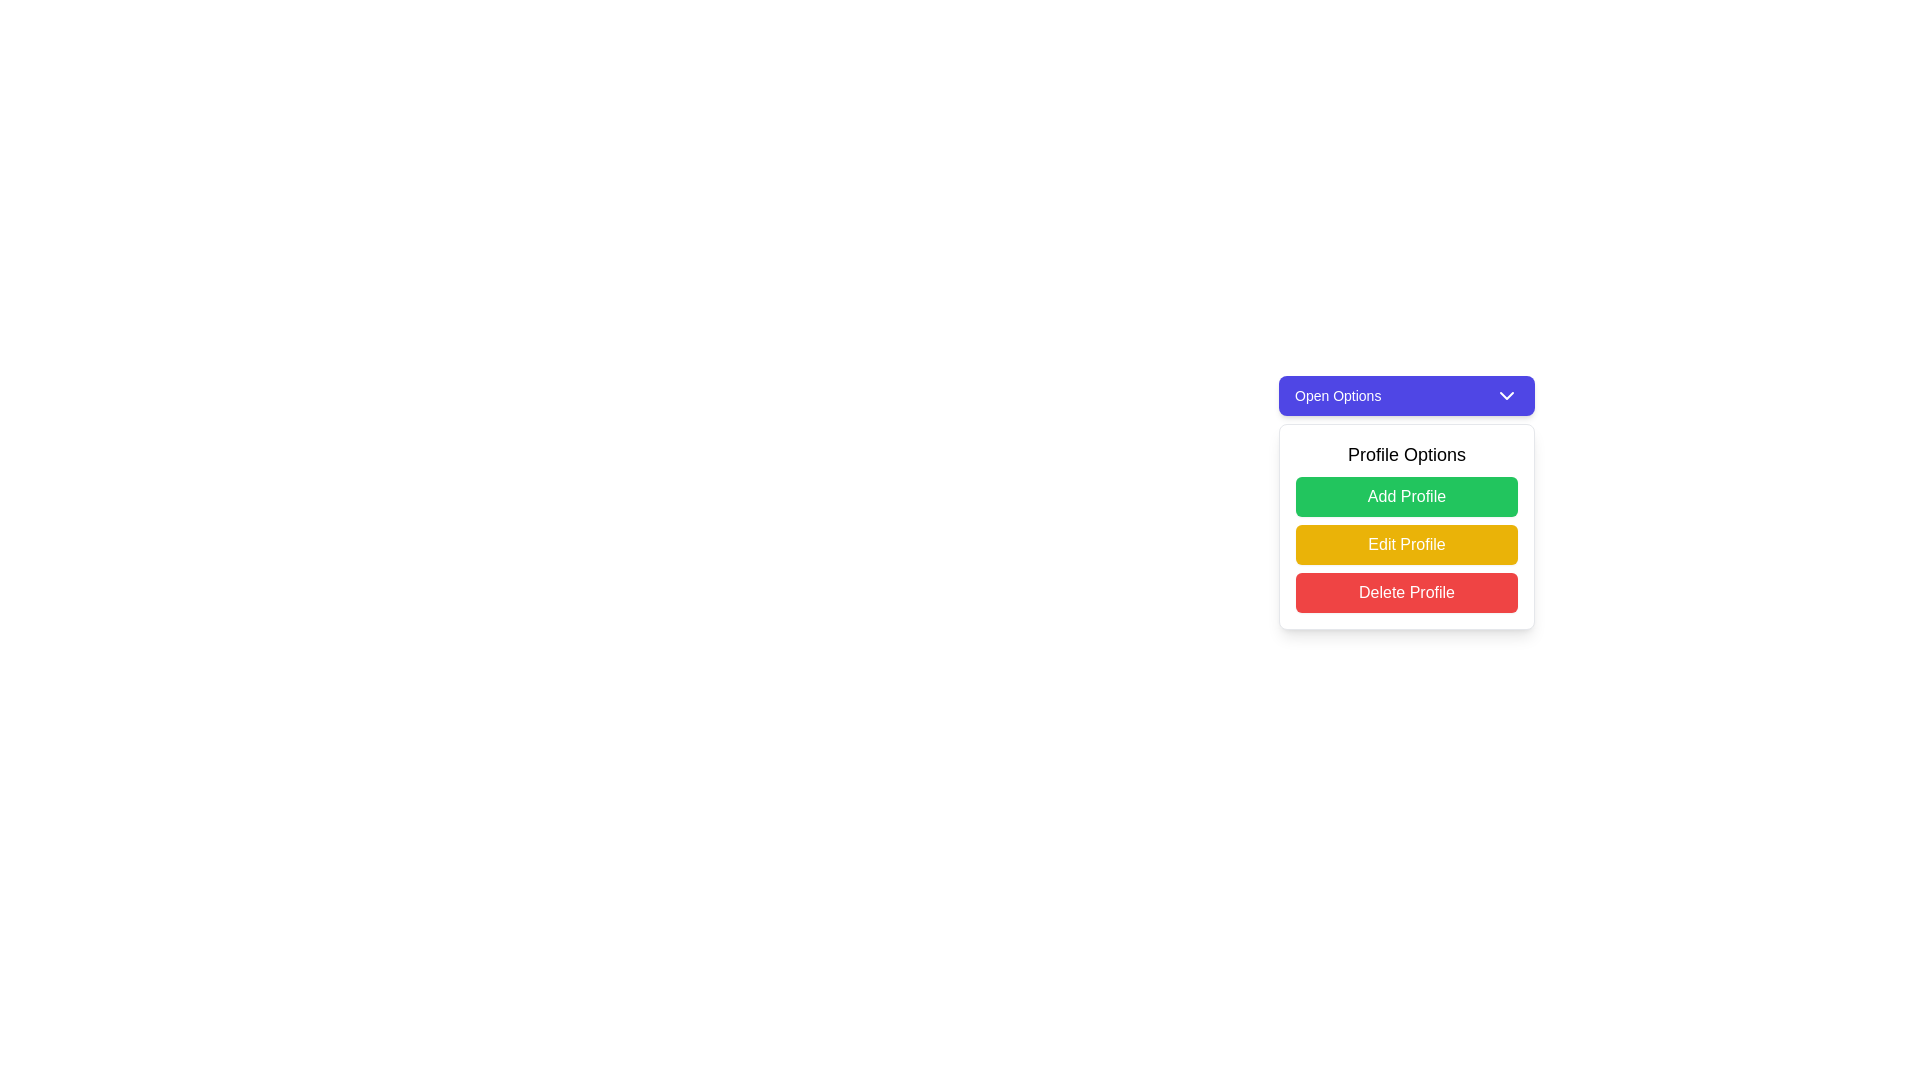  Describe the element at coordinates (1405, 592) in the screenshot. I see `the red 'Delete Profile' button to trigger the color change effect` at that location.